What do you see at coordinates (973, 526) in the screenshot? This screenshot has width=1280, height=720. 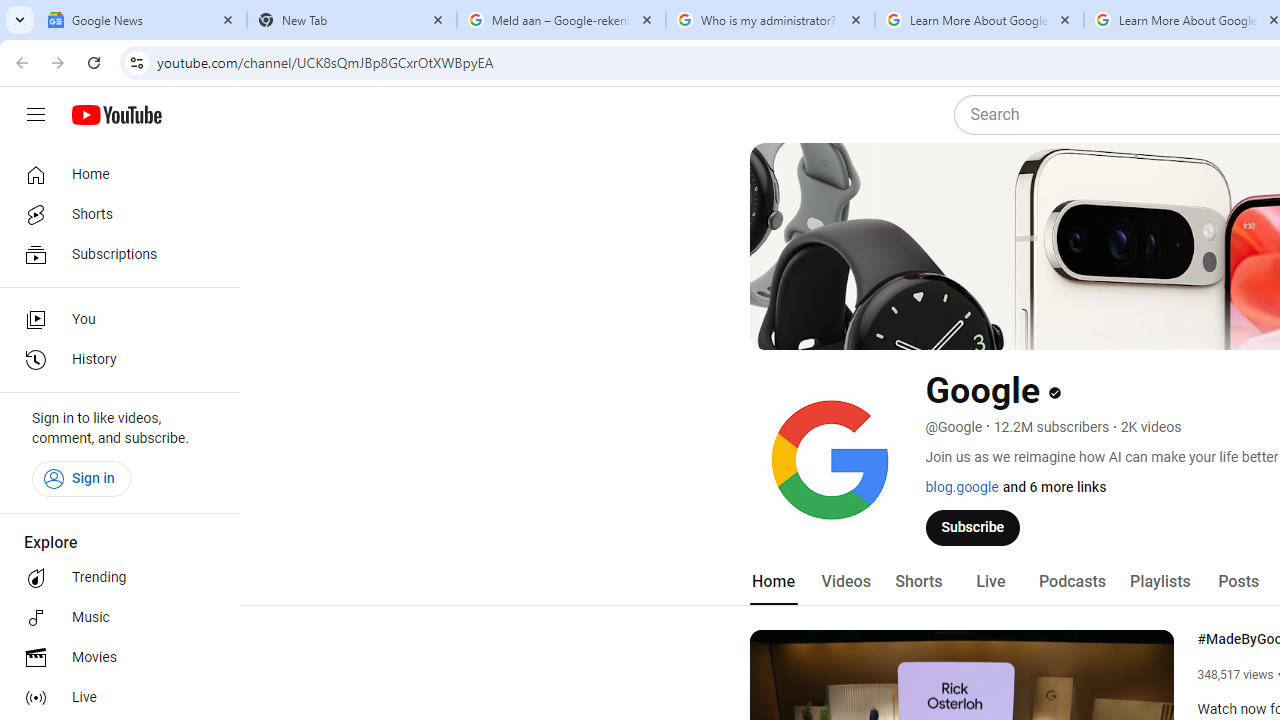 I see `'Subscribe'` at bounding box center [973, 526].